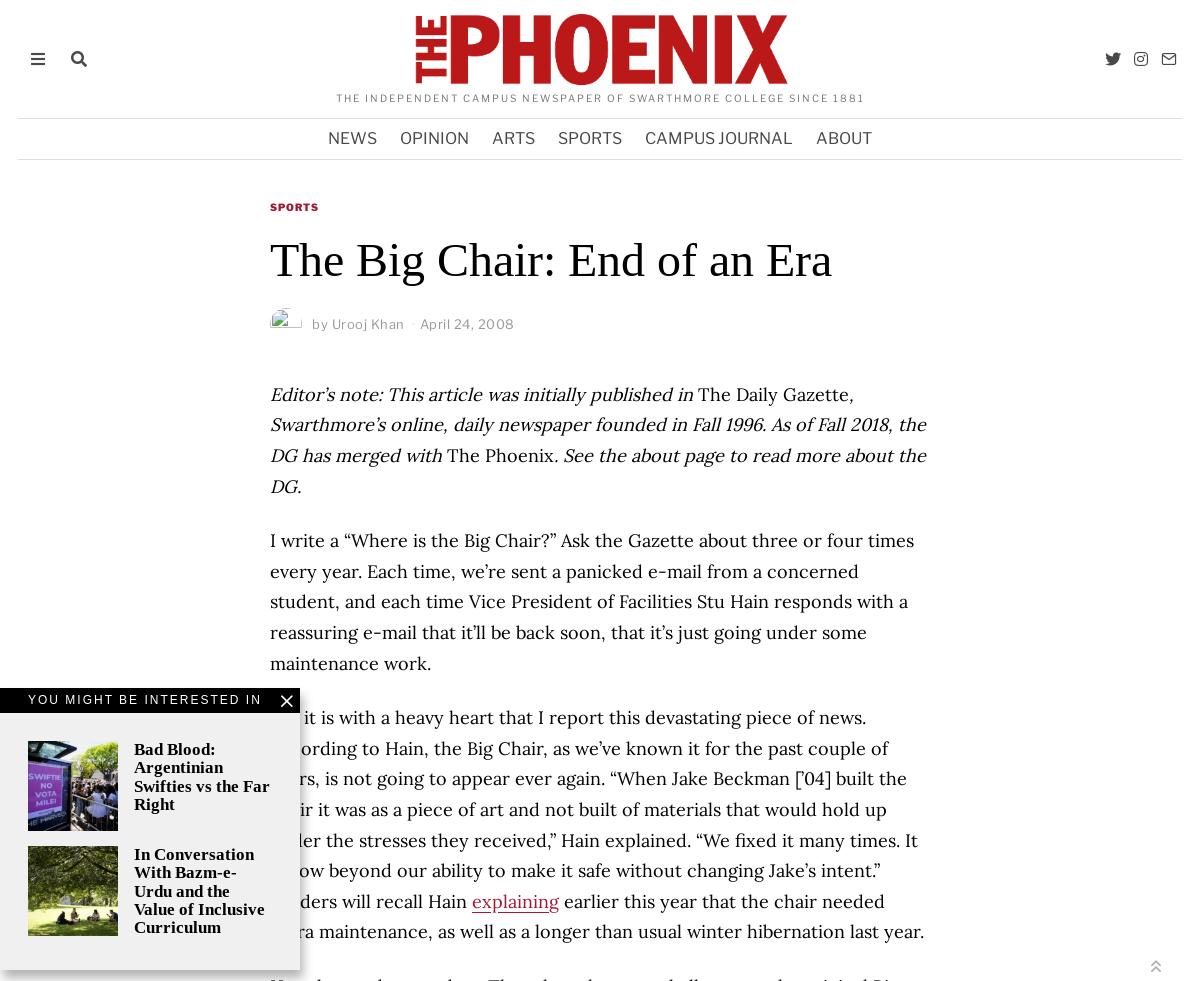 Image resolution: width=1200 pixels, height=981 pixels. What do you see at coordinates (770, 392) in the screenshot?
I see `'The Daily Gazette'` at bounding box center [770, 392].